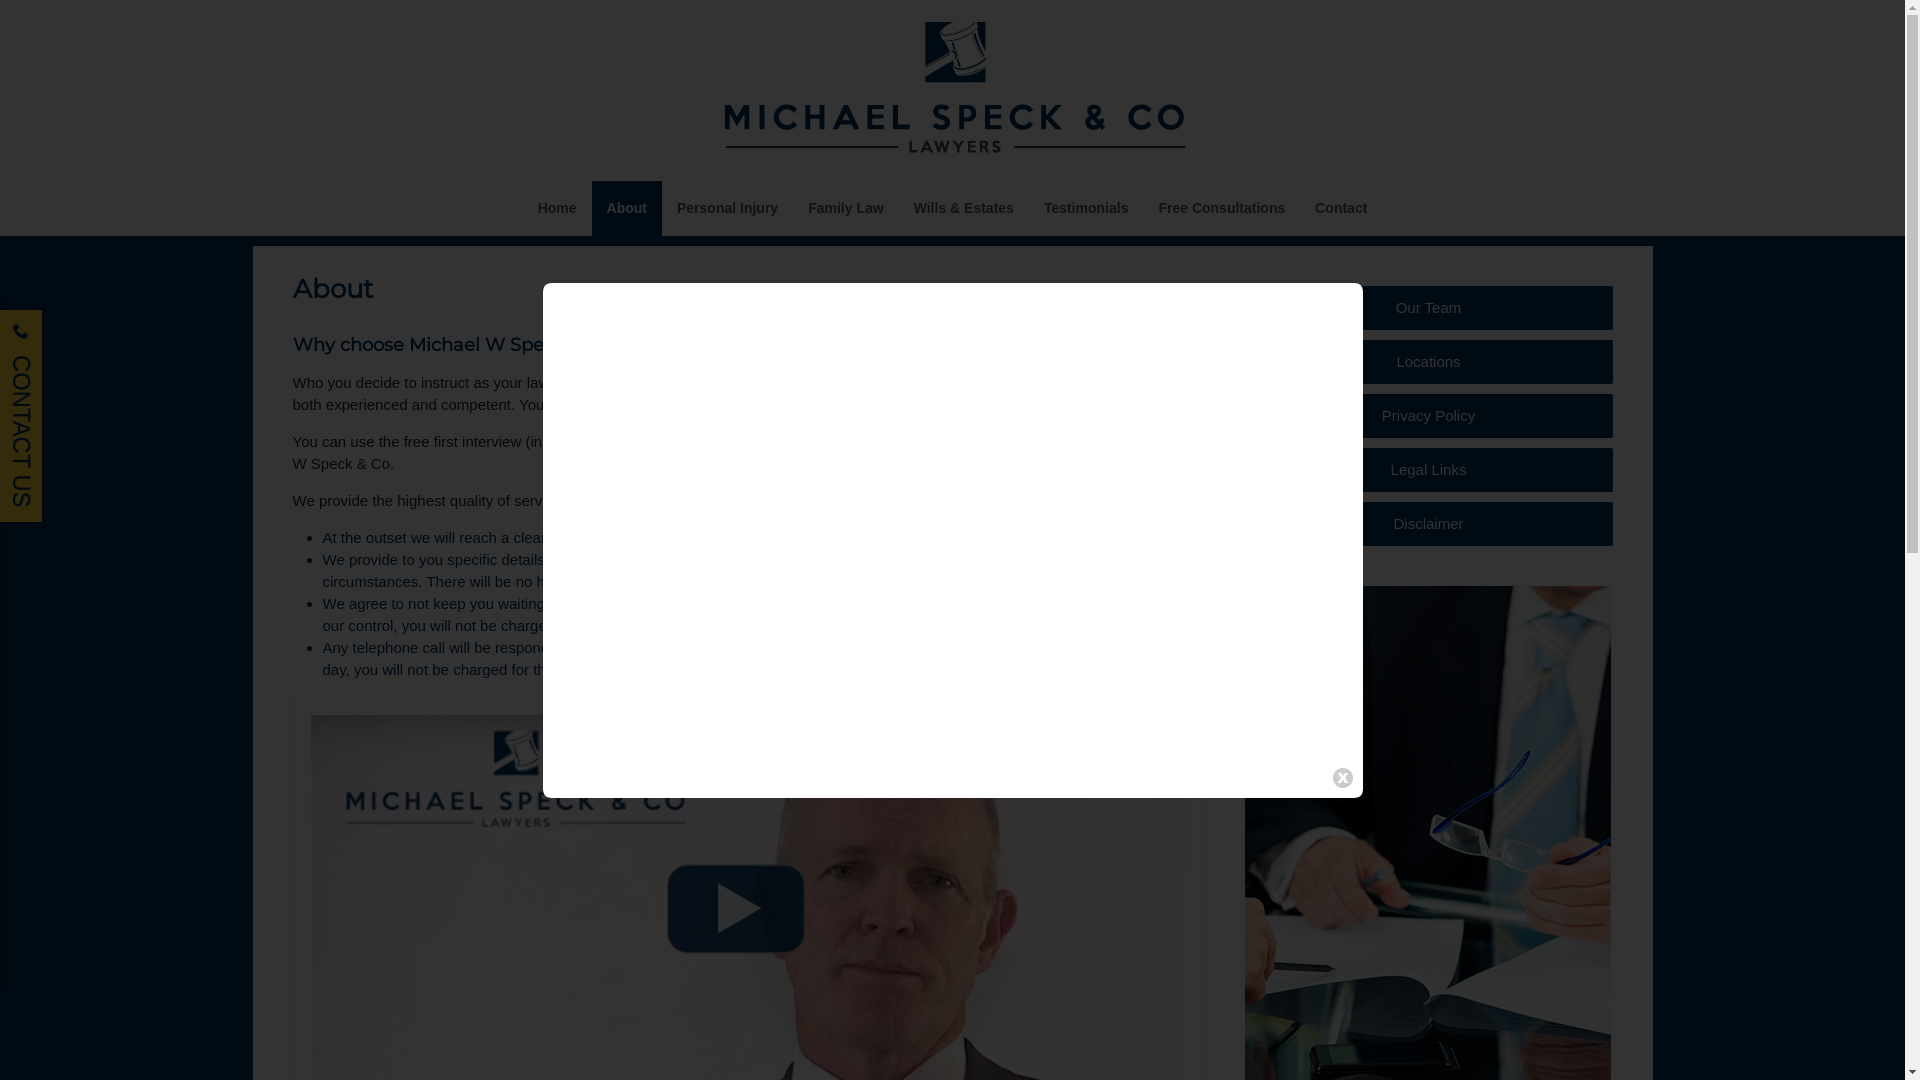  What do you see at coordinates (1220, 208) in the screenshot?
I see `'Free Consultations'` at bounding box center [1220, 208].